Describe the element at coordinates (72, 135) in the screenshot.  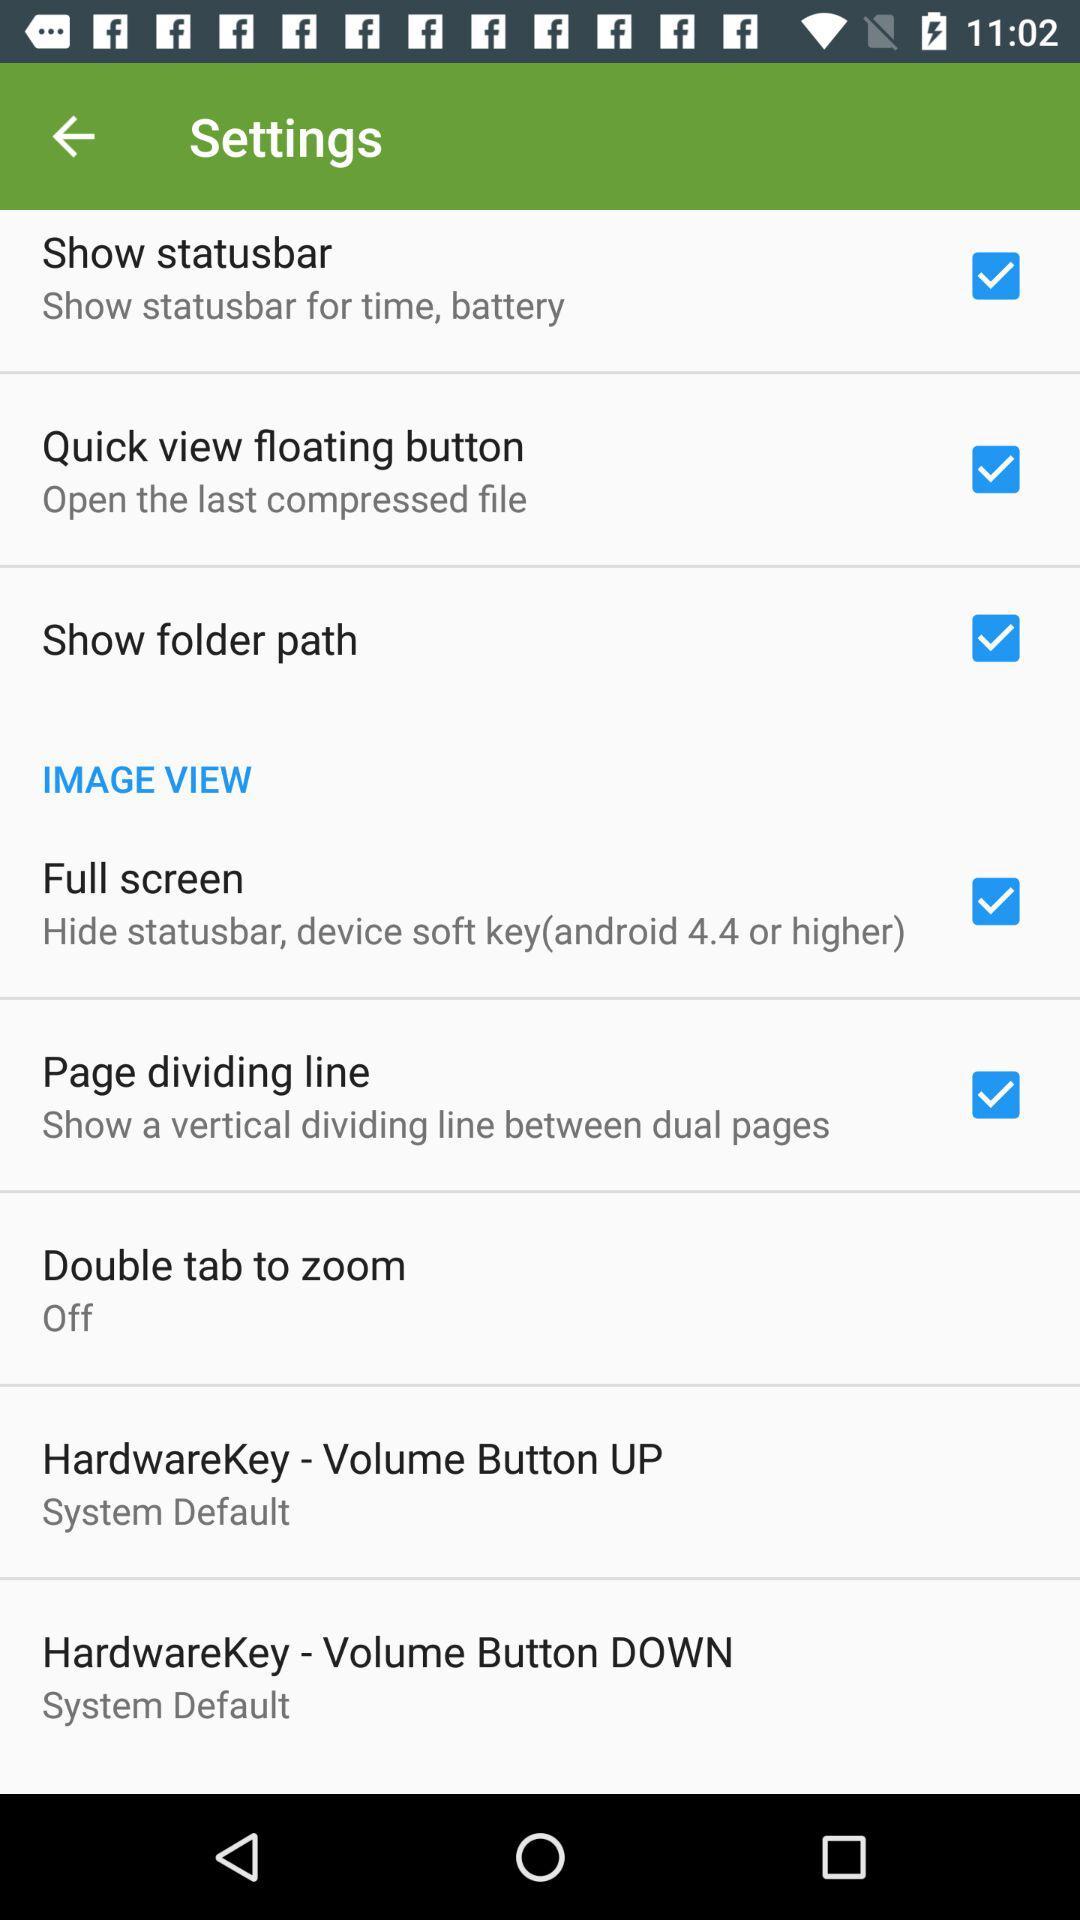
I see `item next to the settings` at that location.